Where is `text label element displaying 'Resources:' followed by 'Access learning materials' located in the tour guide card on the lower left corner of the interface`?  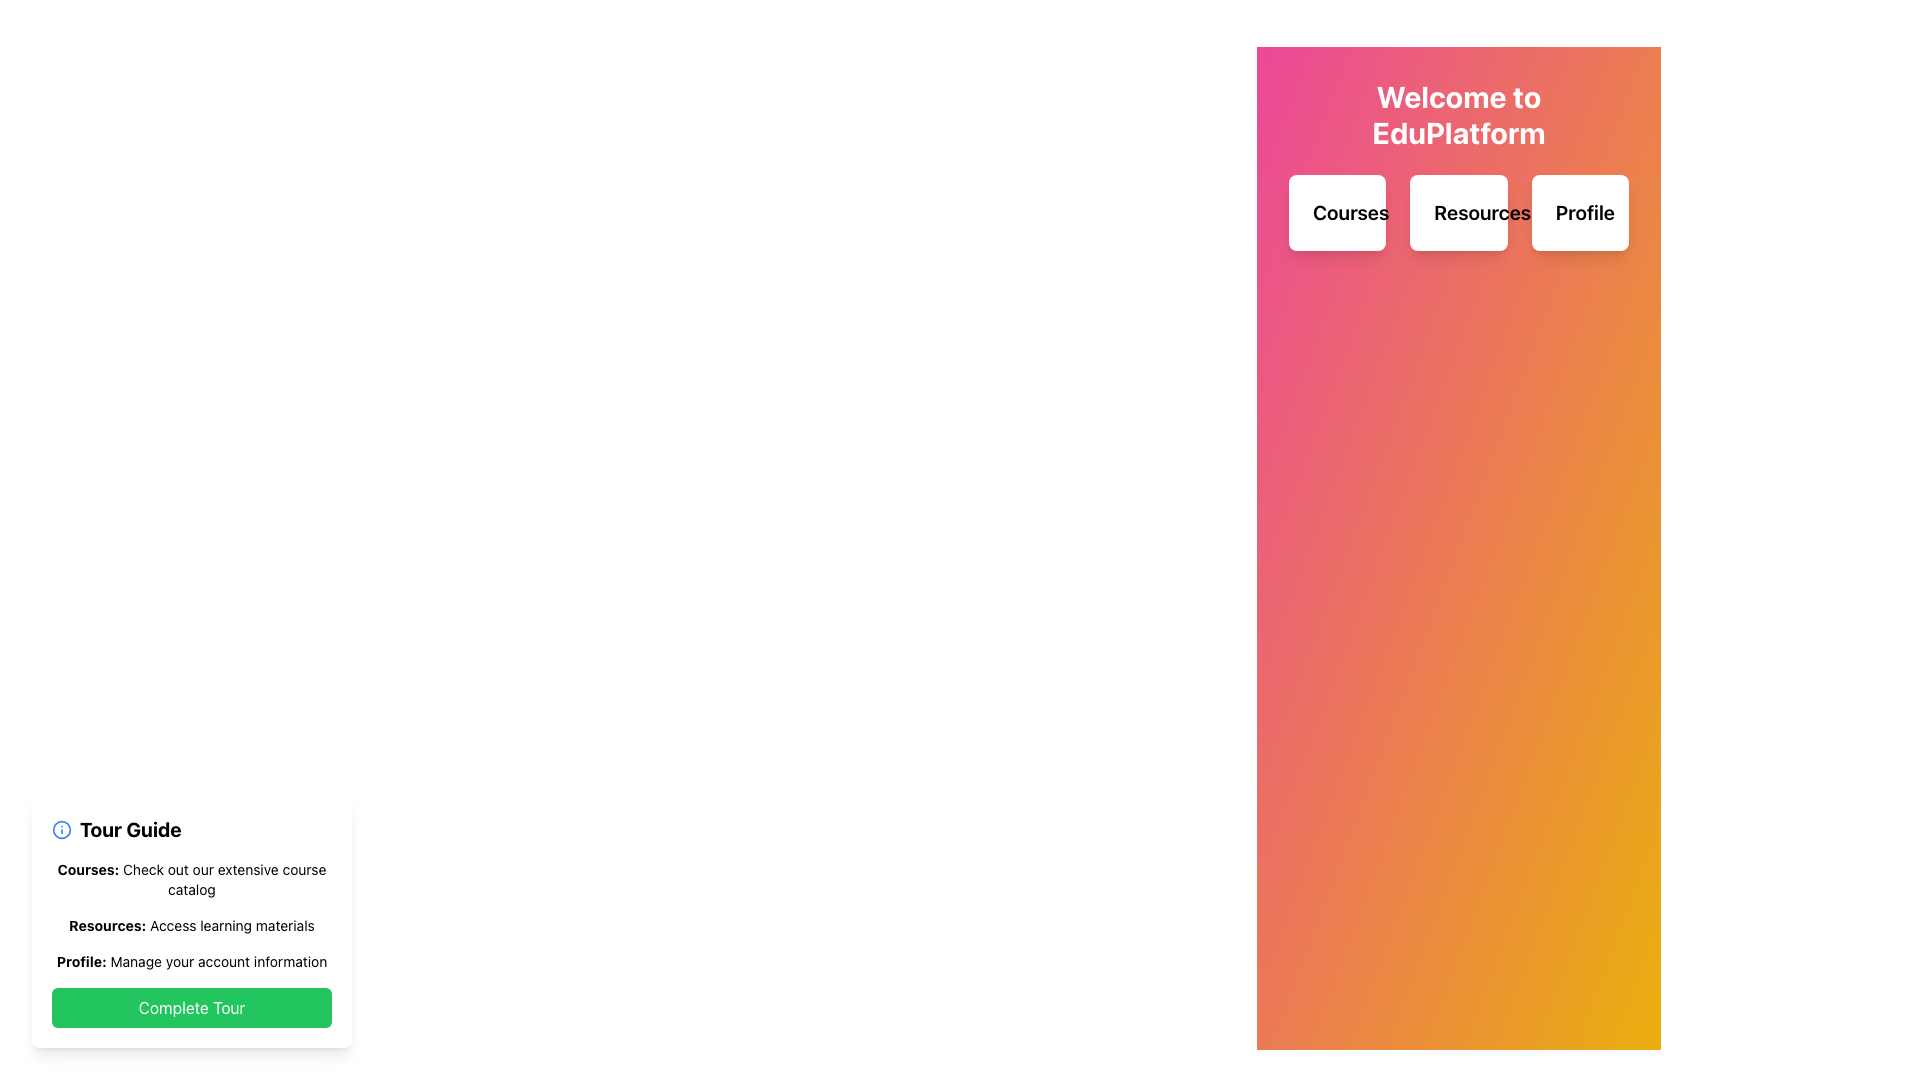
text label element displaying 'Resources:' followed by 'Access learning materials' located in the tour guide card on the lower left corner of the interface is located at coordinates (192, 925).